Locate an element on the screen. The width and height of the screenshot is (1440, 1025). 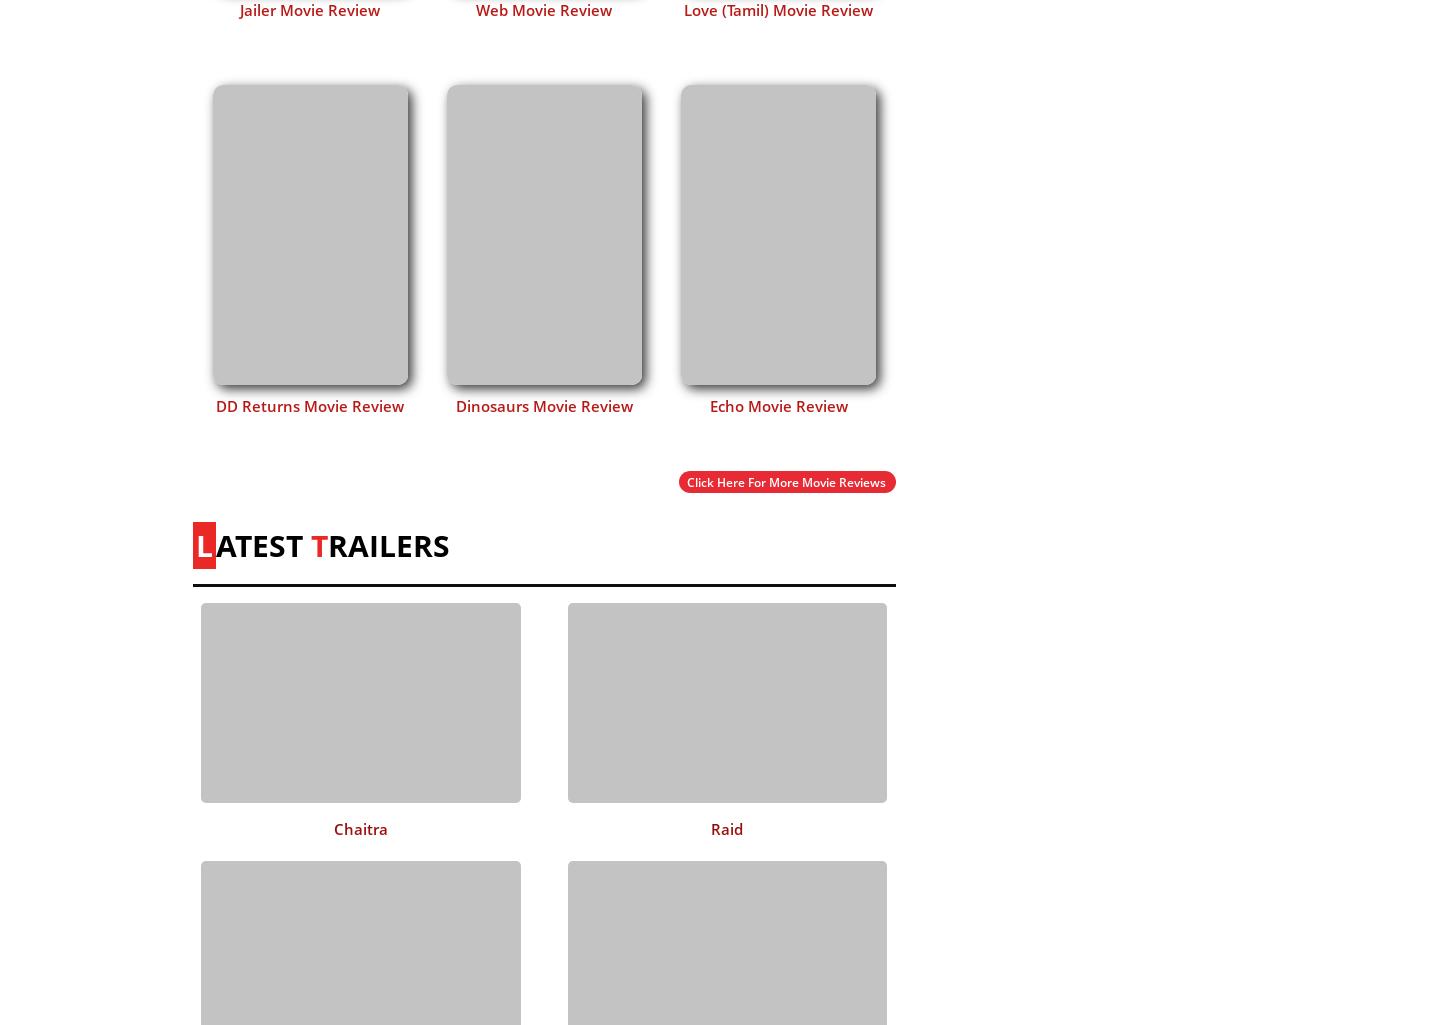
'L' is located at coordinates (204, 543).